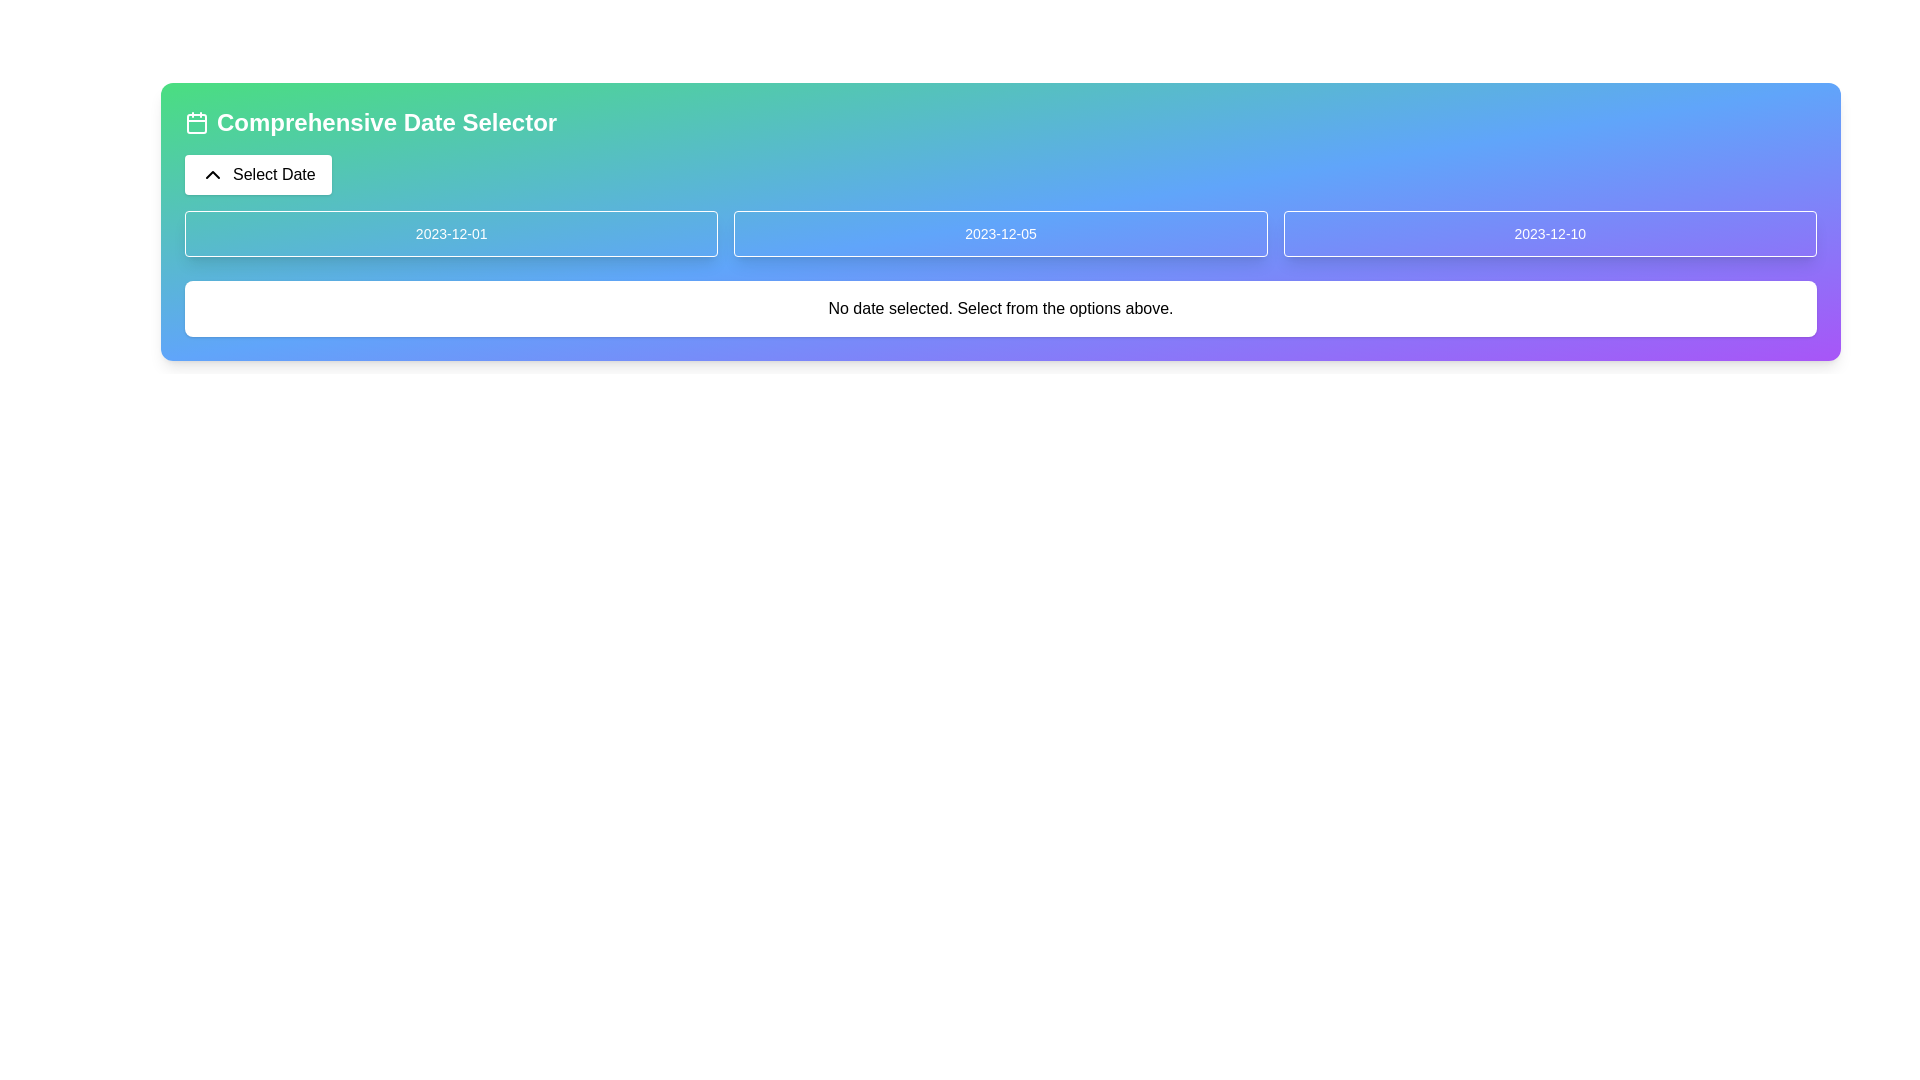 Image resolution: width=1920 pixels, height=1080 pixels. What do you see at coordinates (1001, 233) in the screenshot?
I see `the date selection button, the second element in the grid layout` at bounding box center [1001, 233].